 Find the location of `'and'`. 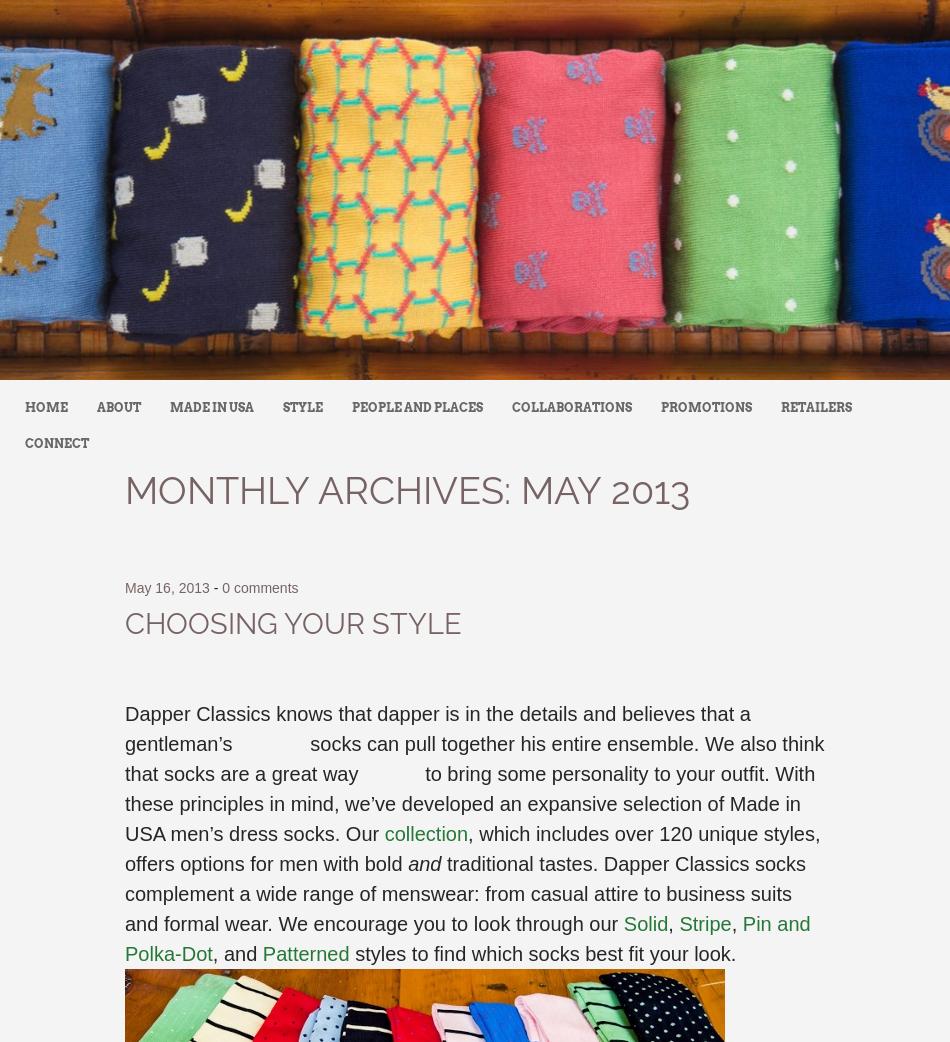

'and' is located at coordinates (423, 864).